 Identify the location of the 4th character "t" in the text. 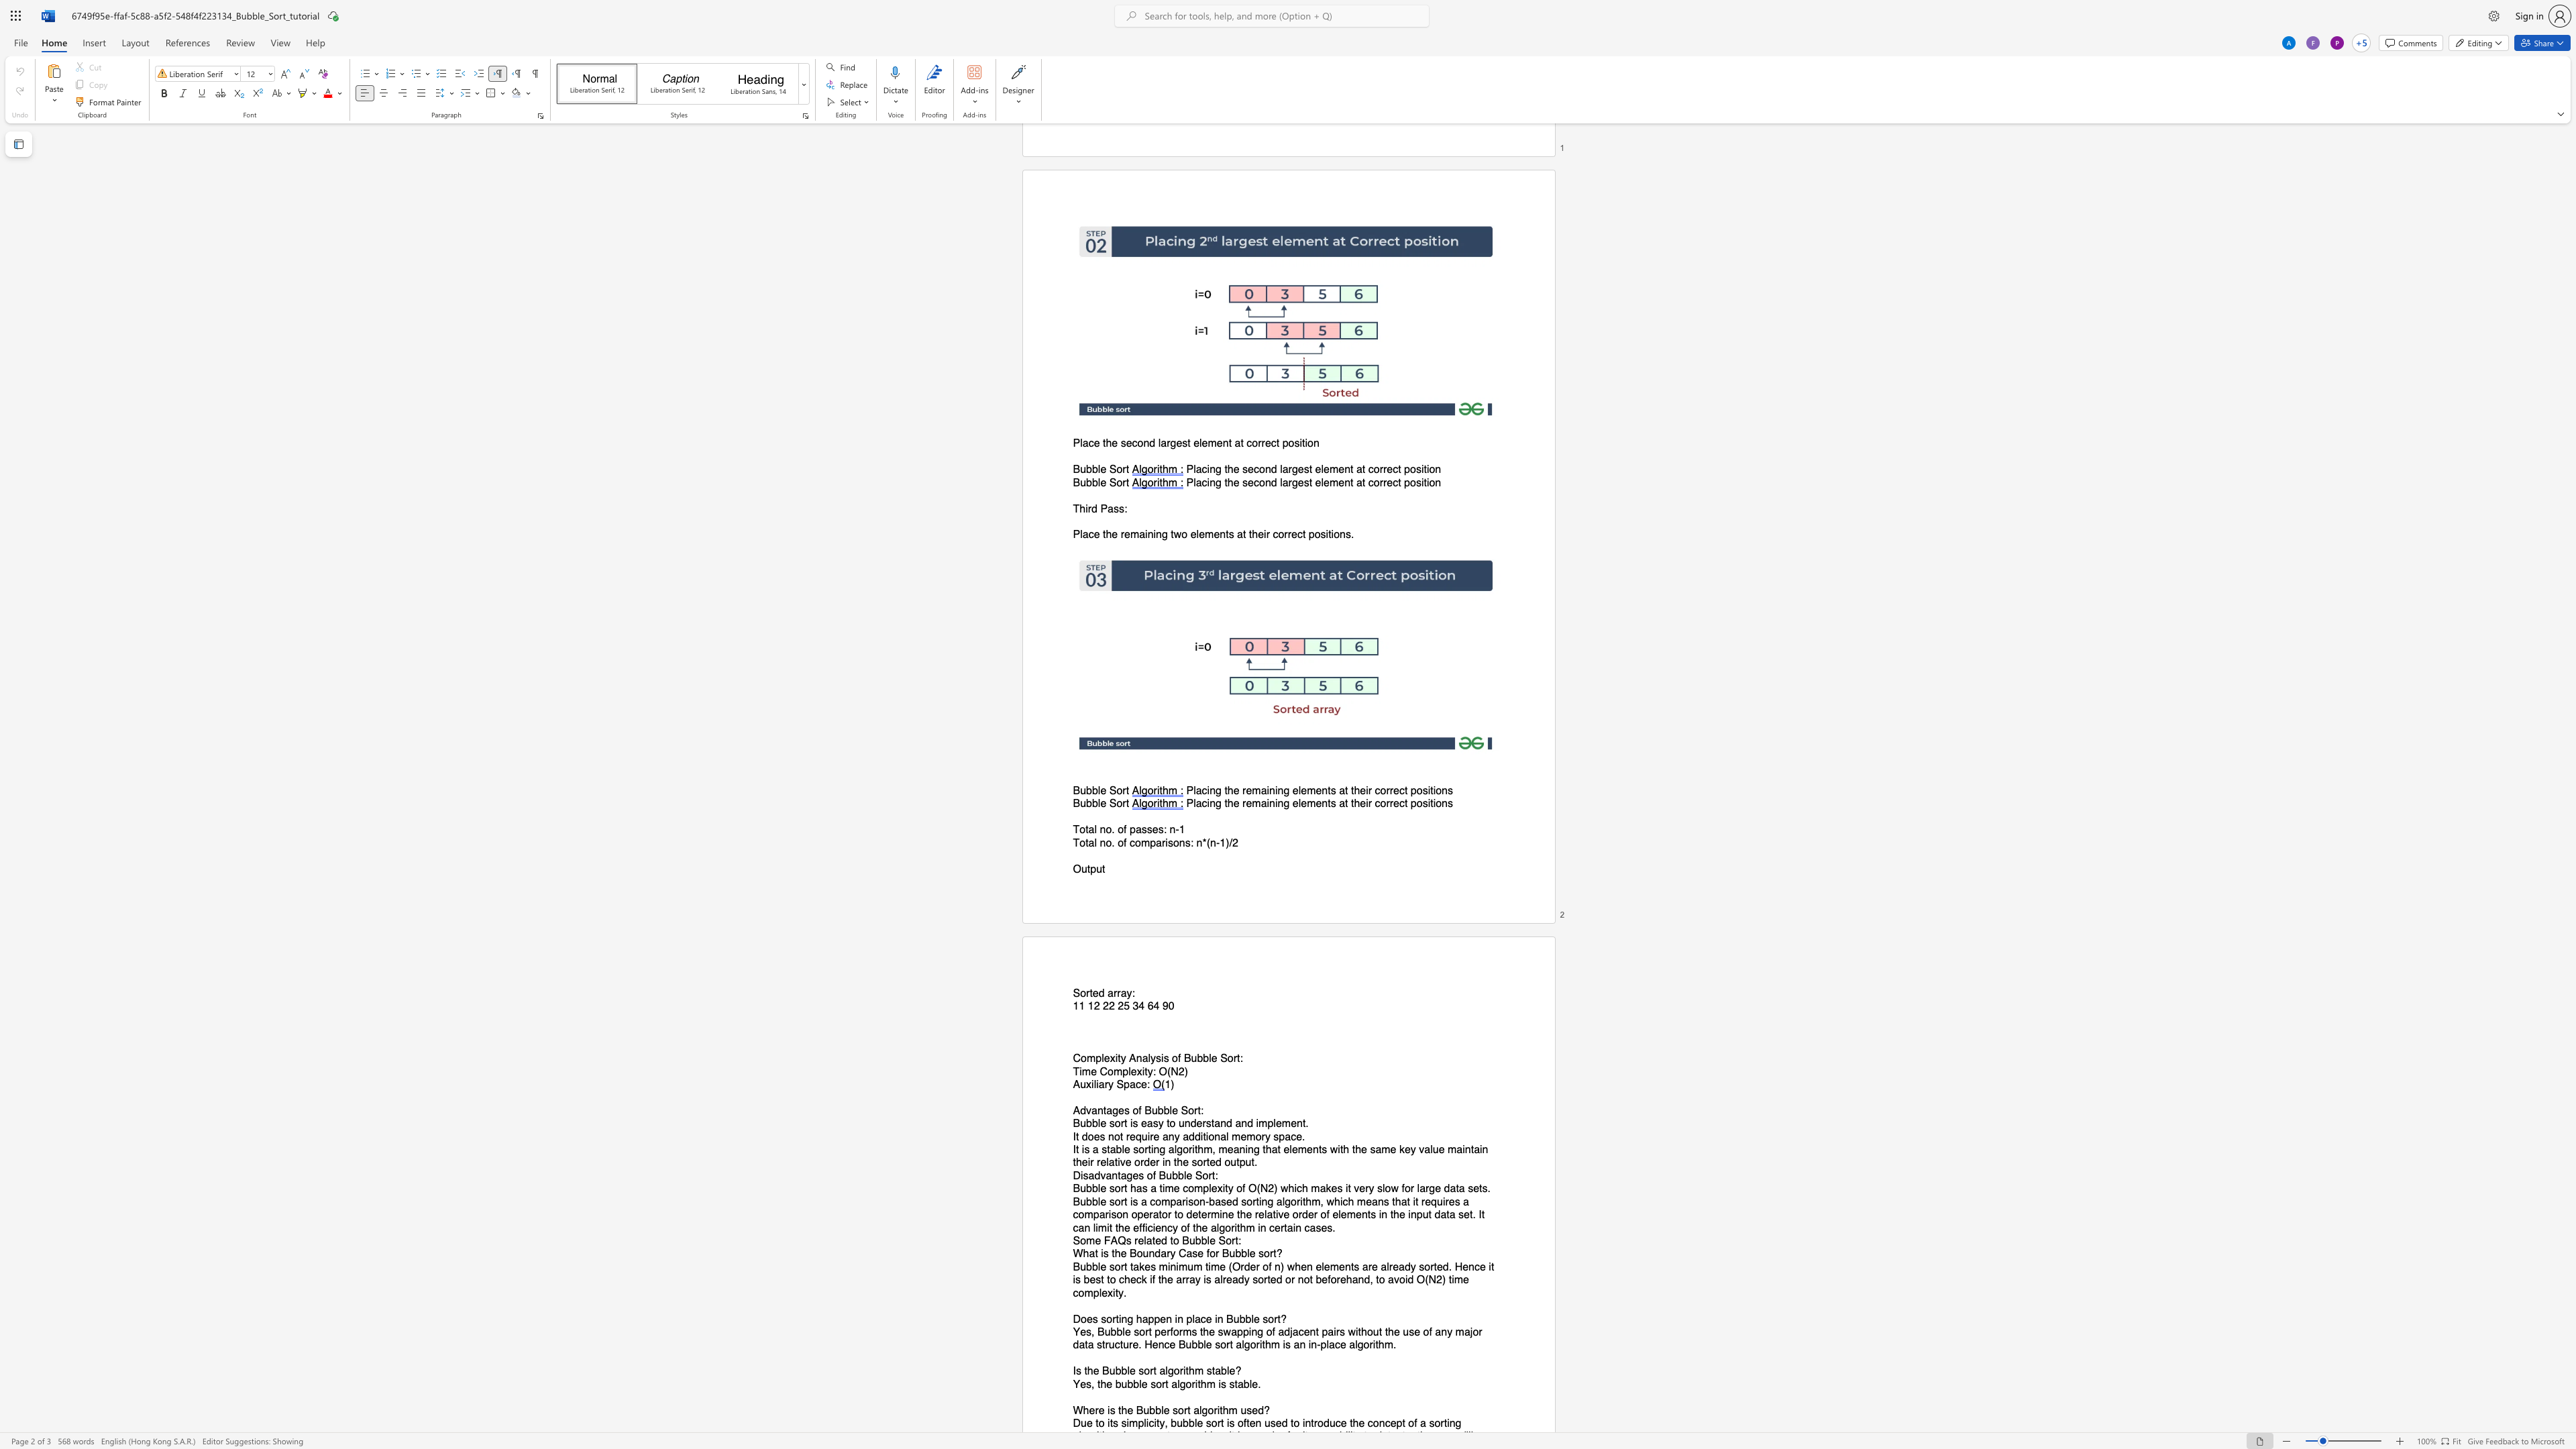
(1234, 1384).